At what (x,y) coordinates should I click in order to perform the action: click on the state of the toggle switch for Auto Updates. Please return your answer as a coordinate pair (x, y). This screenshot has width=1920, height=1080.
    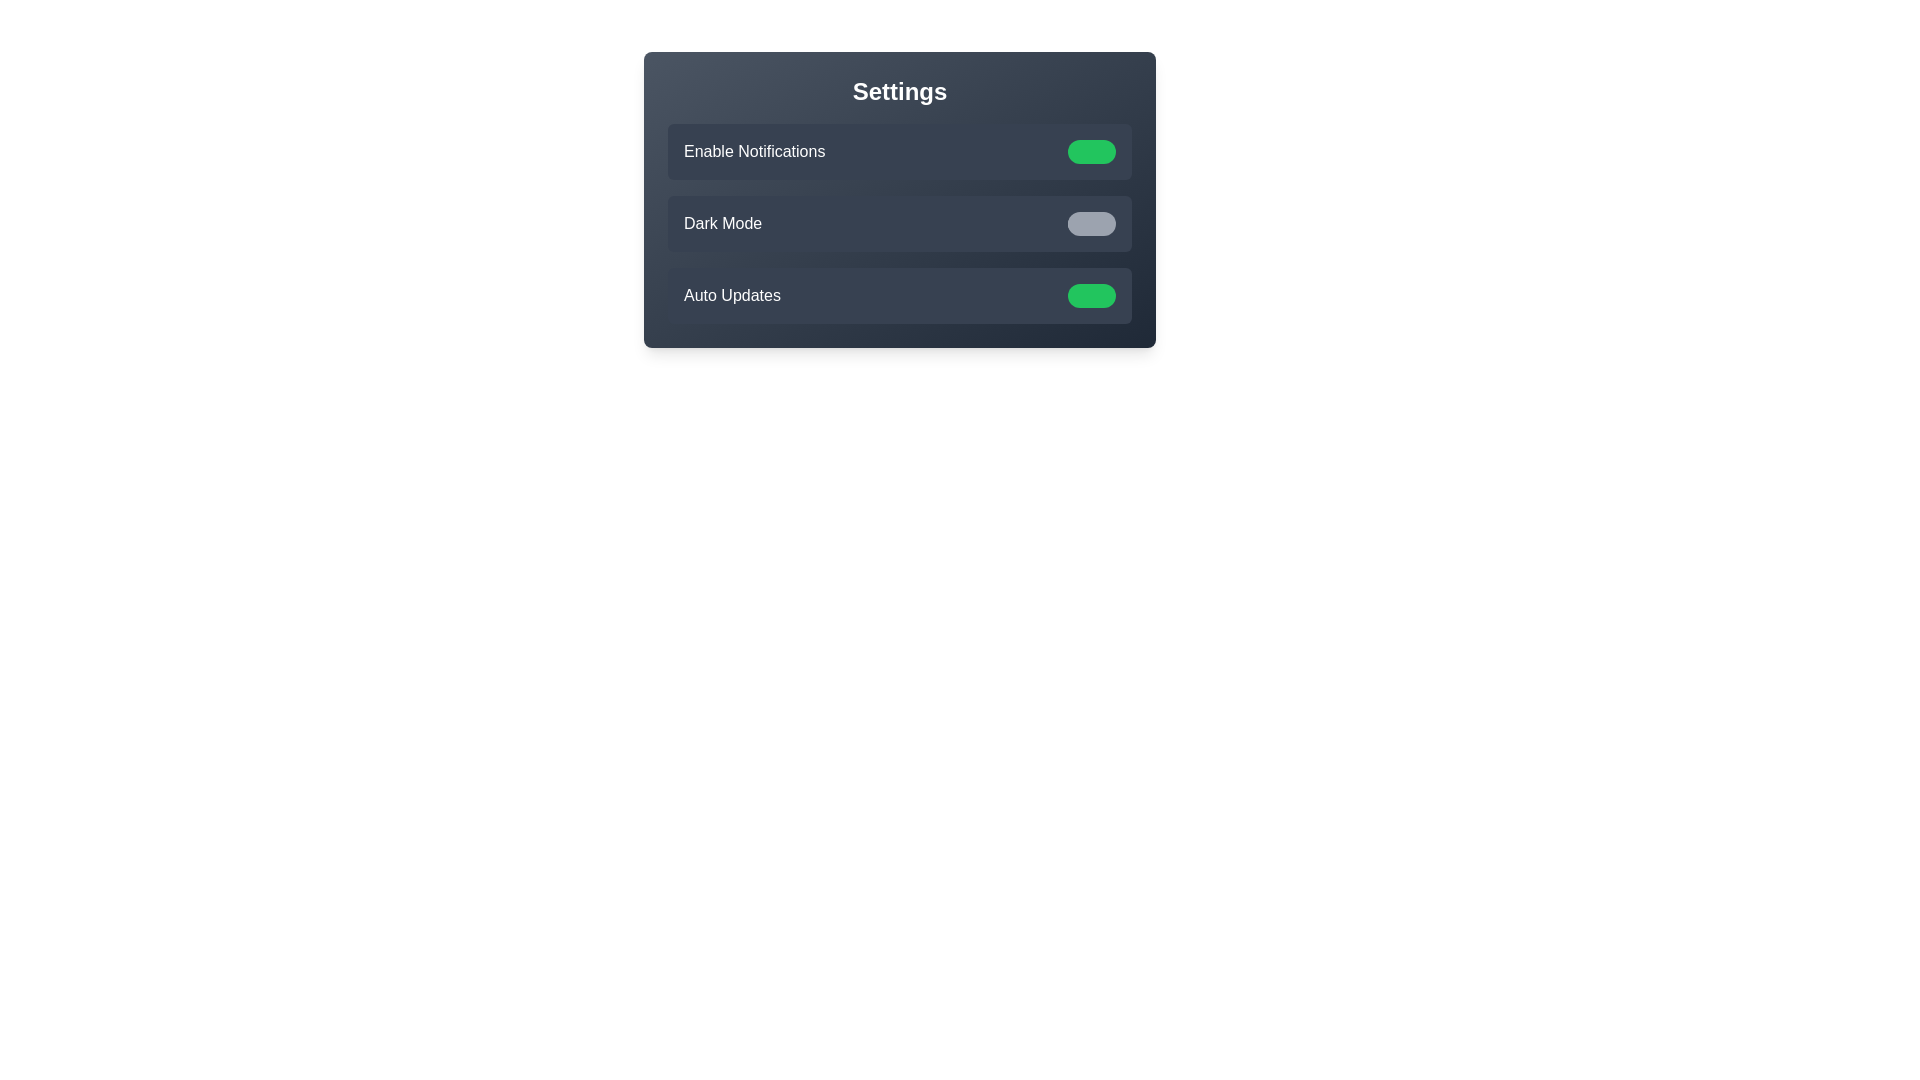
    Looking at the image, I should click on (1090, 296).